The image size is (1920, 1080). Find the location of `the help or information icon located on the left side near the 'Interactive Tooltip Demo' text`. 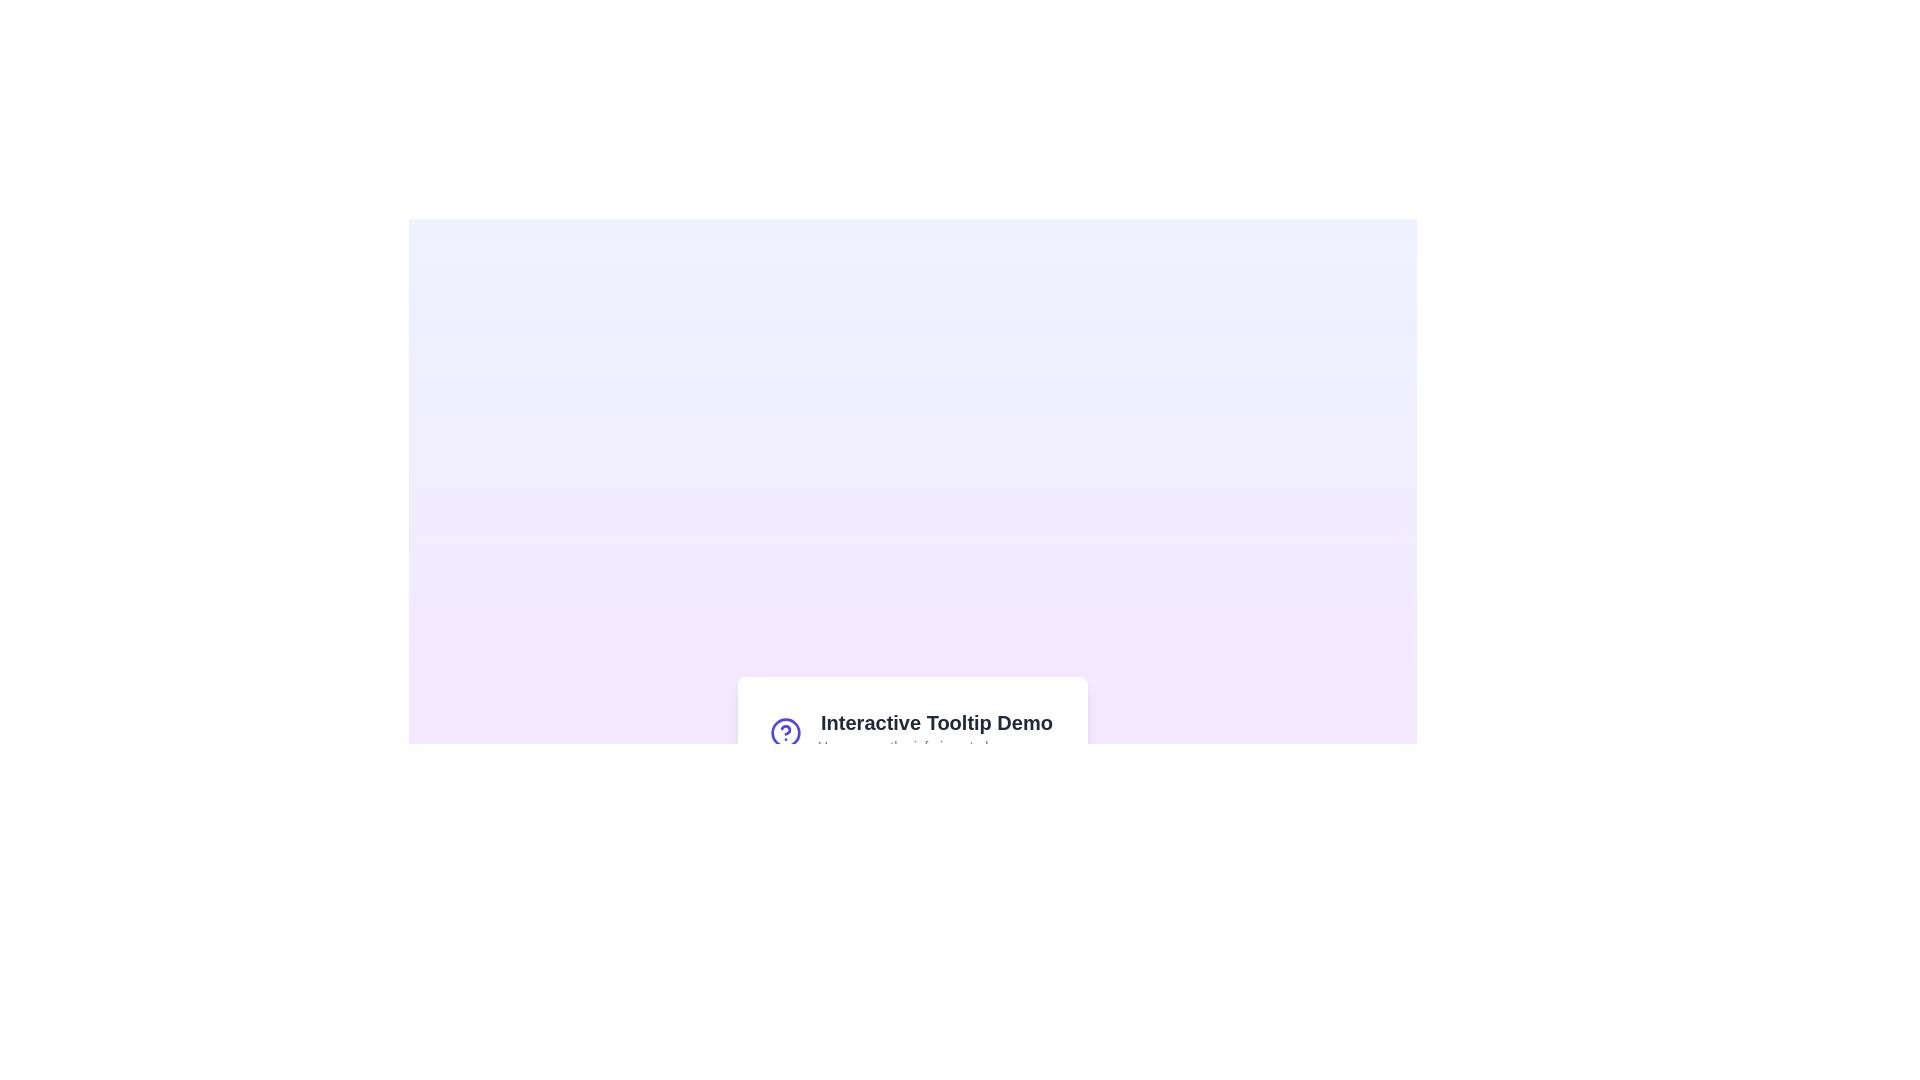

the help or information icon located on the left side near the 'Interactive Tooltip Demo' text is located at coordinates (784, 732).